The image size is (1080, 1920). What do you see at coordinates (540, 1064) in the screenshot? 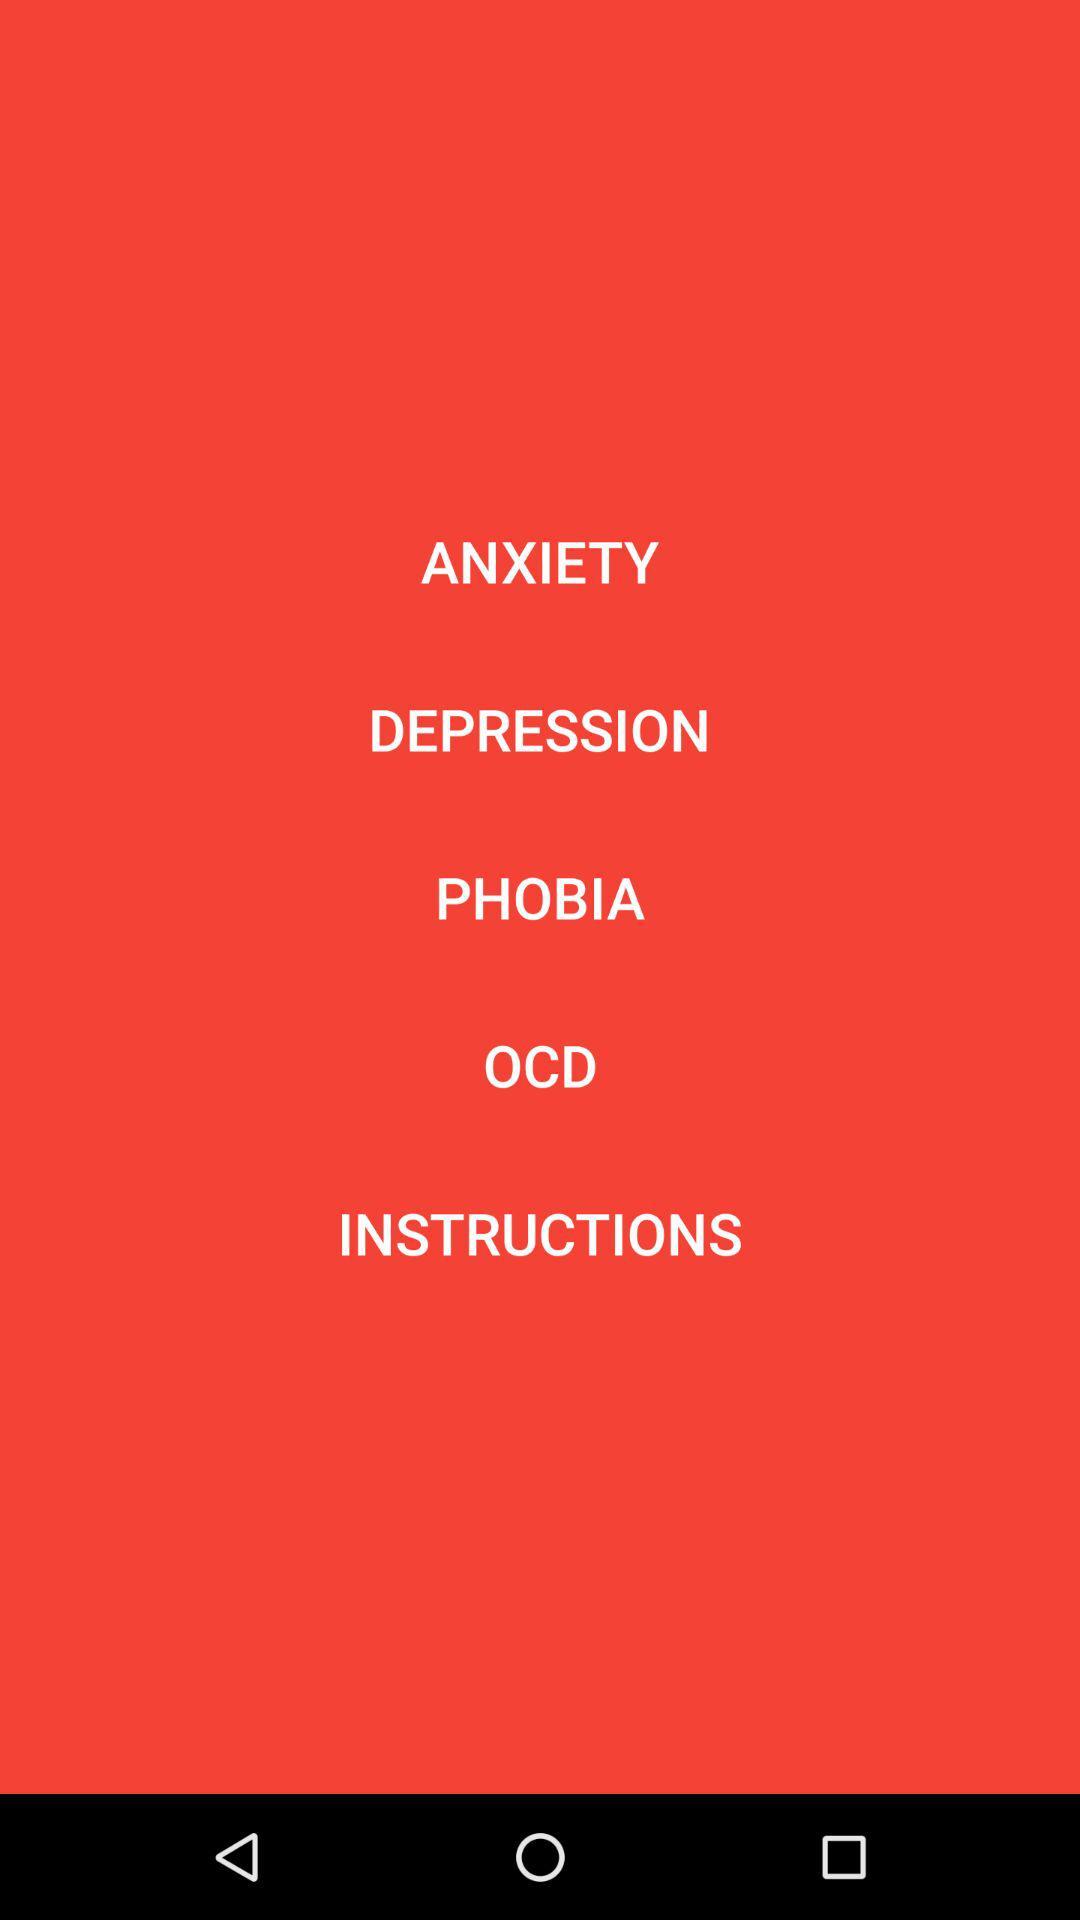
I see `ocd` at bounding box center [540, 1064].